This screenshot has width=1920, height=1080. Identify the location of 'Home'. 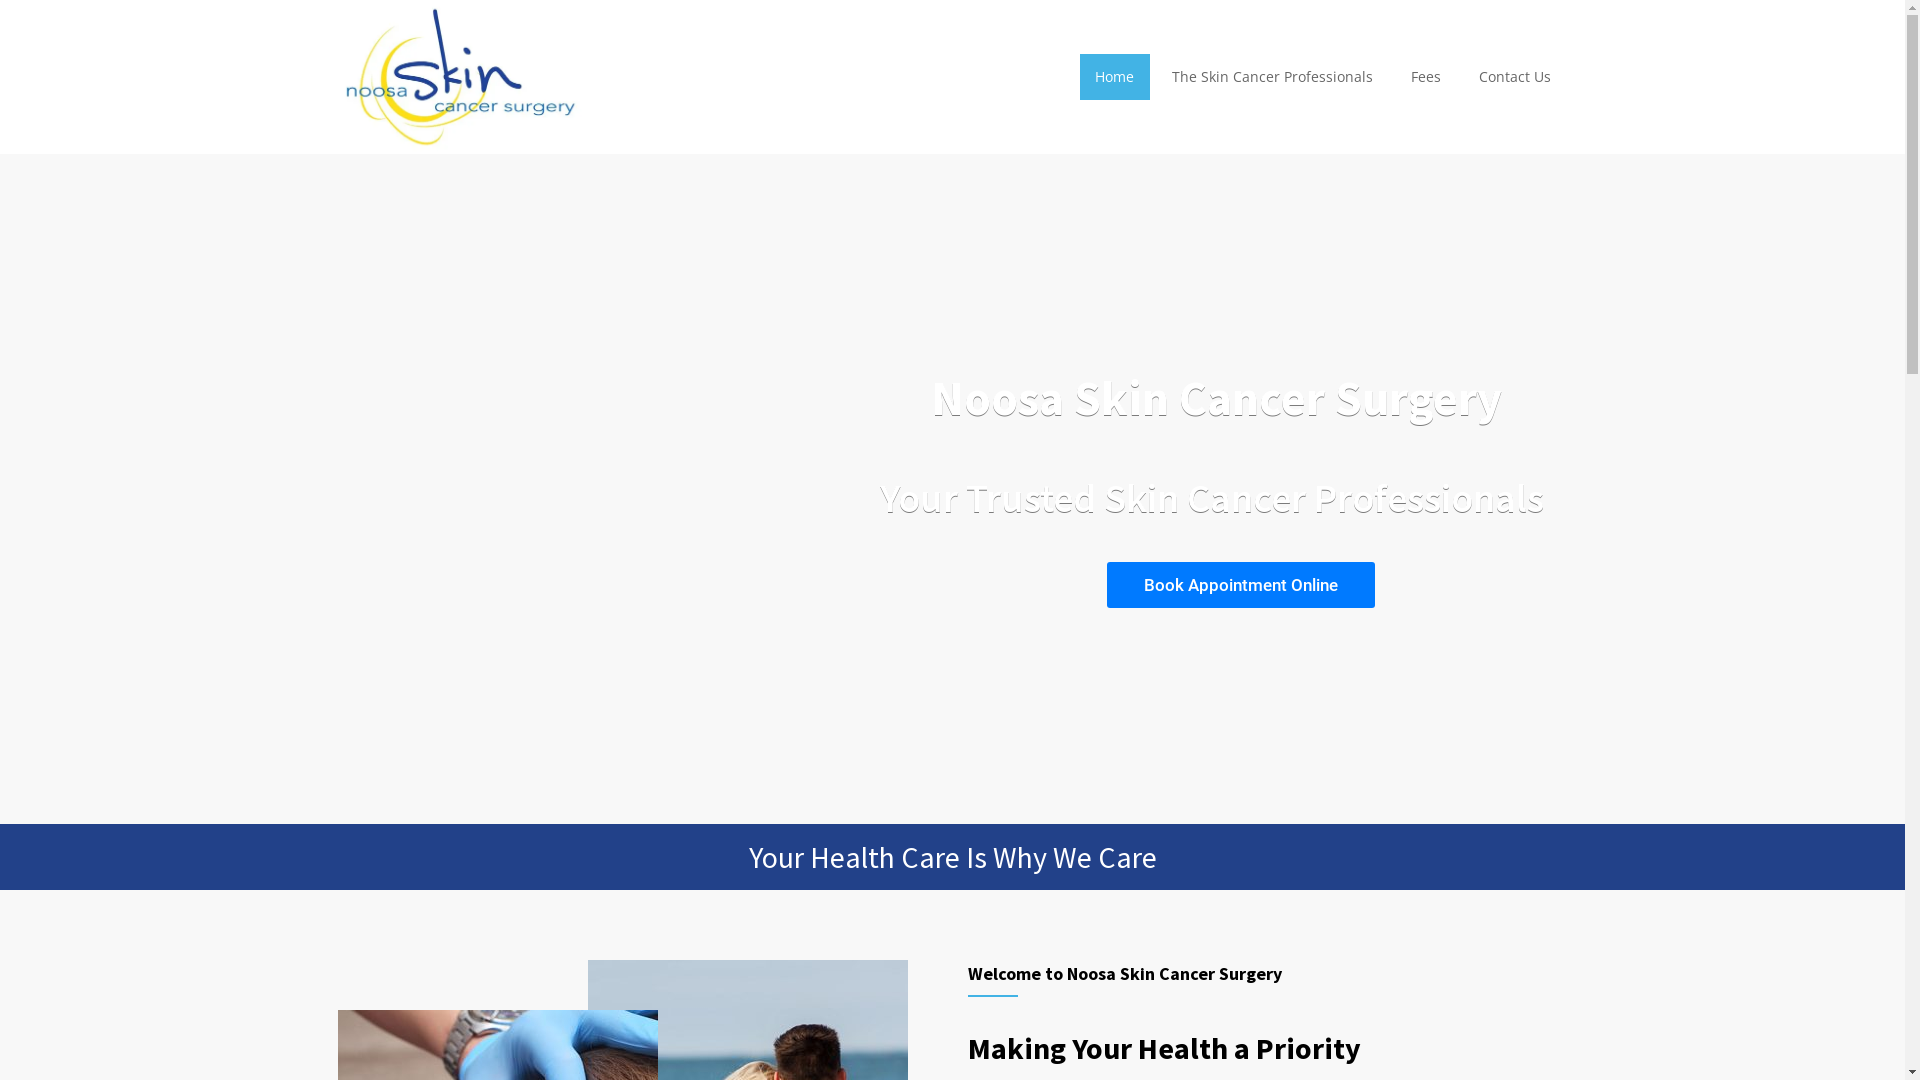
(1077, 76).